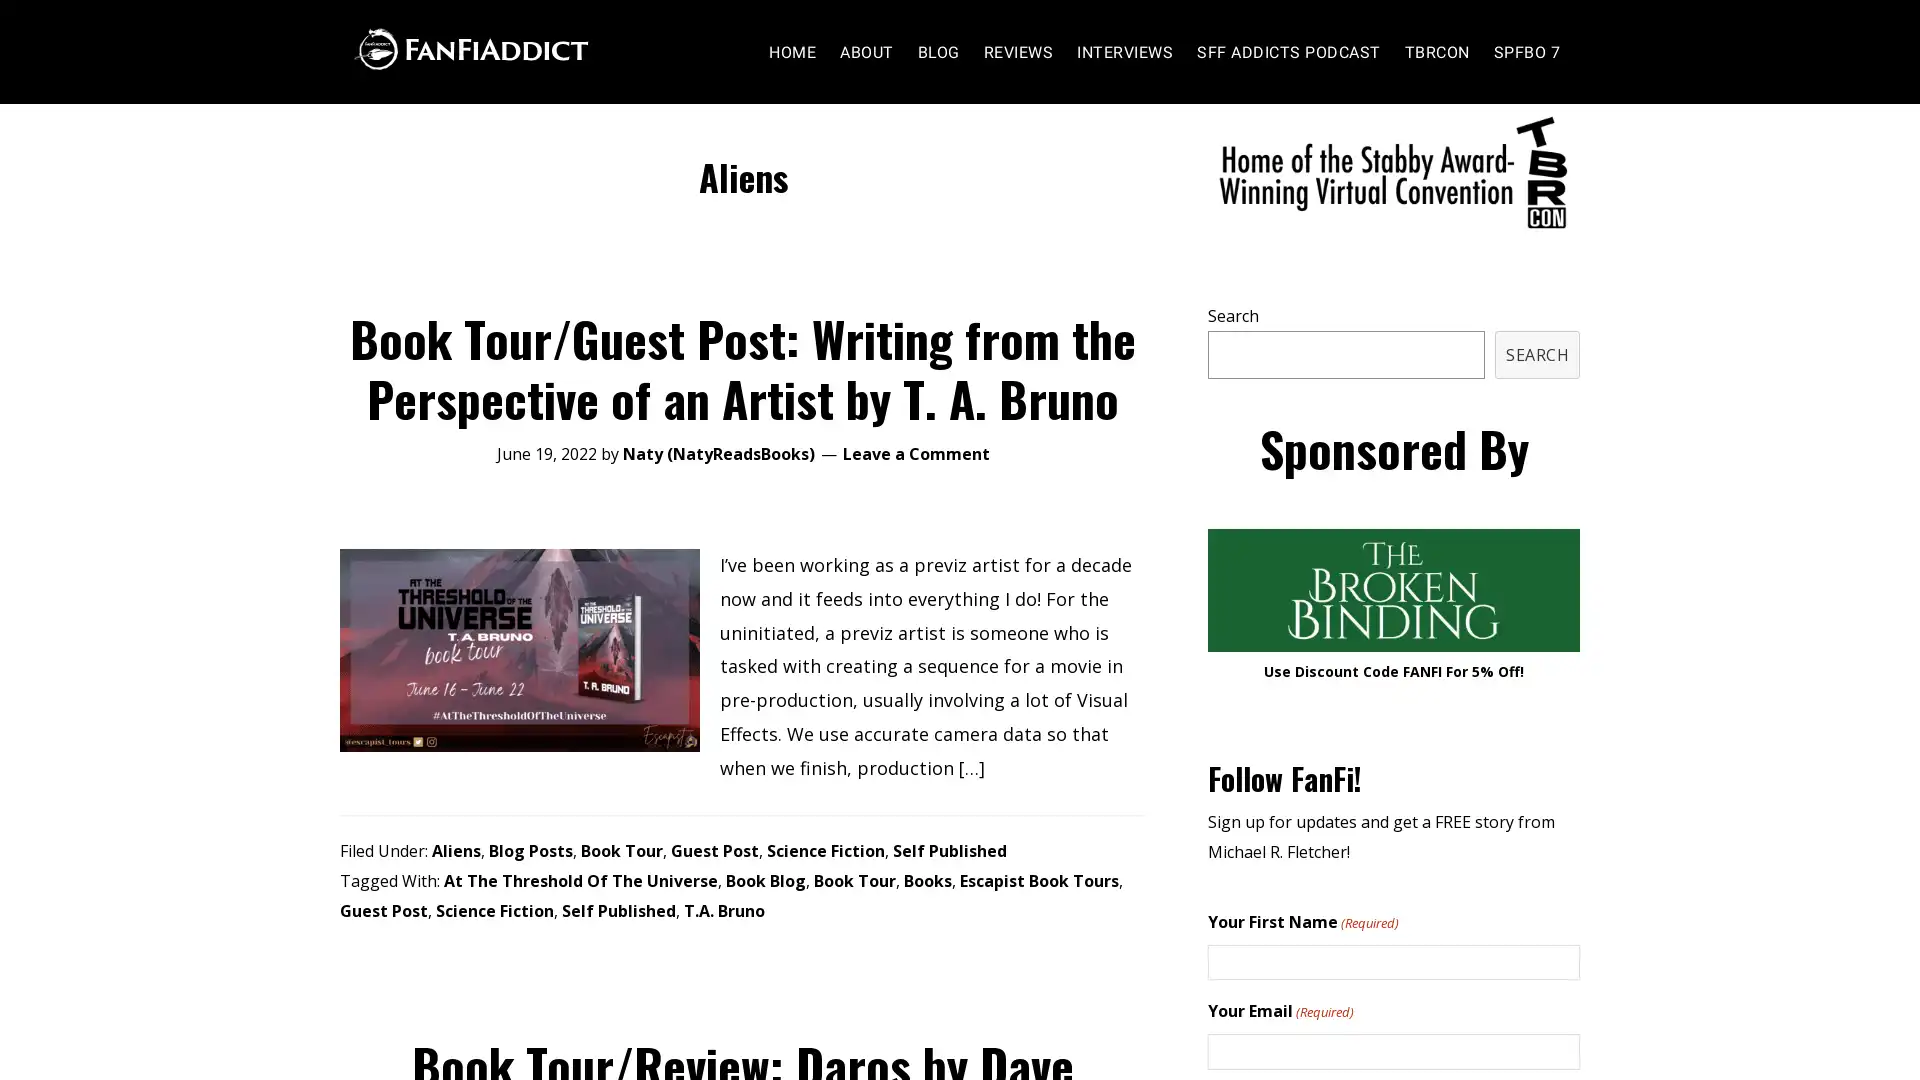 The image size is (1920, 1080). I want to click on SEARCH, so click(1536, 393).